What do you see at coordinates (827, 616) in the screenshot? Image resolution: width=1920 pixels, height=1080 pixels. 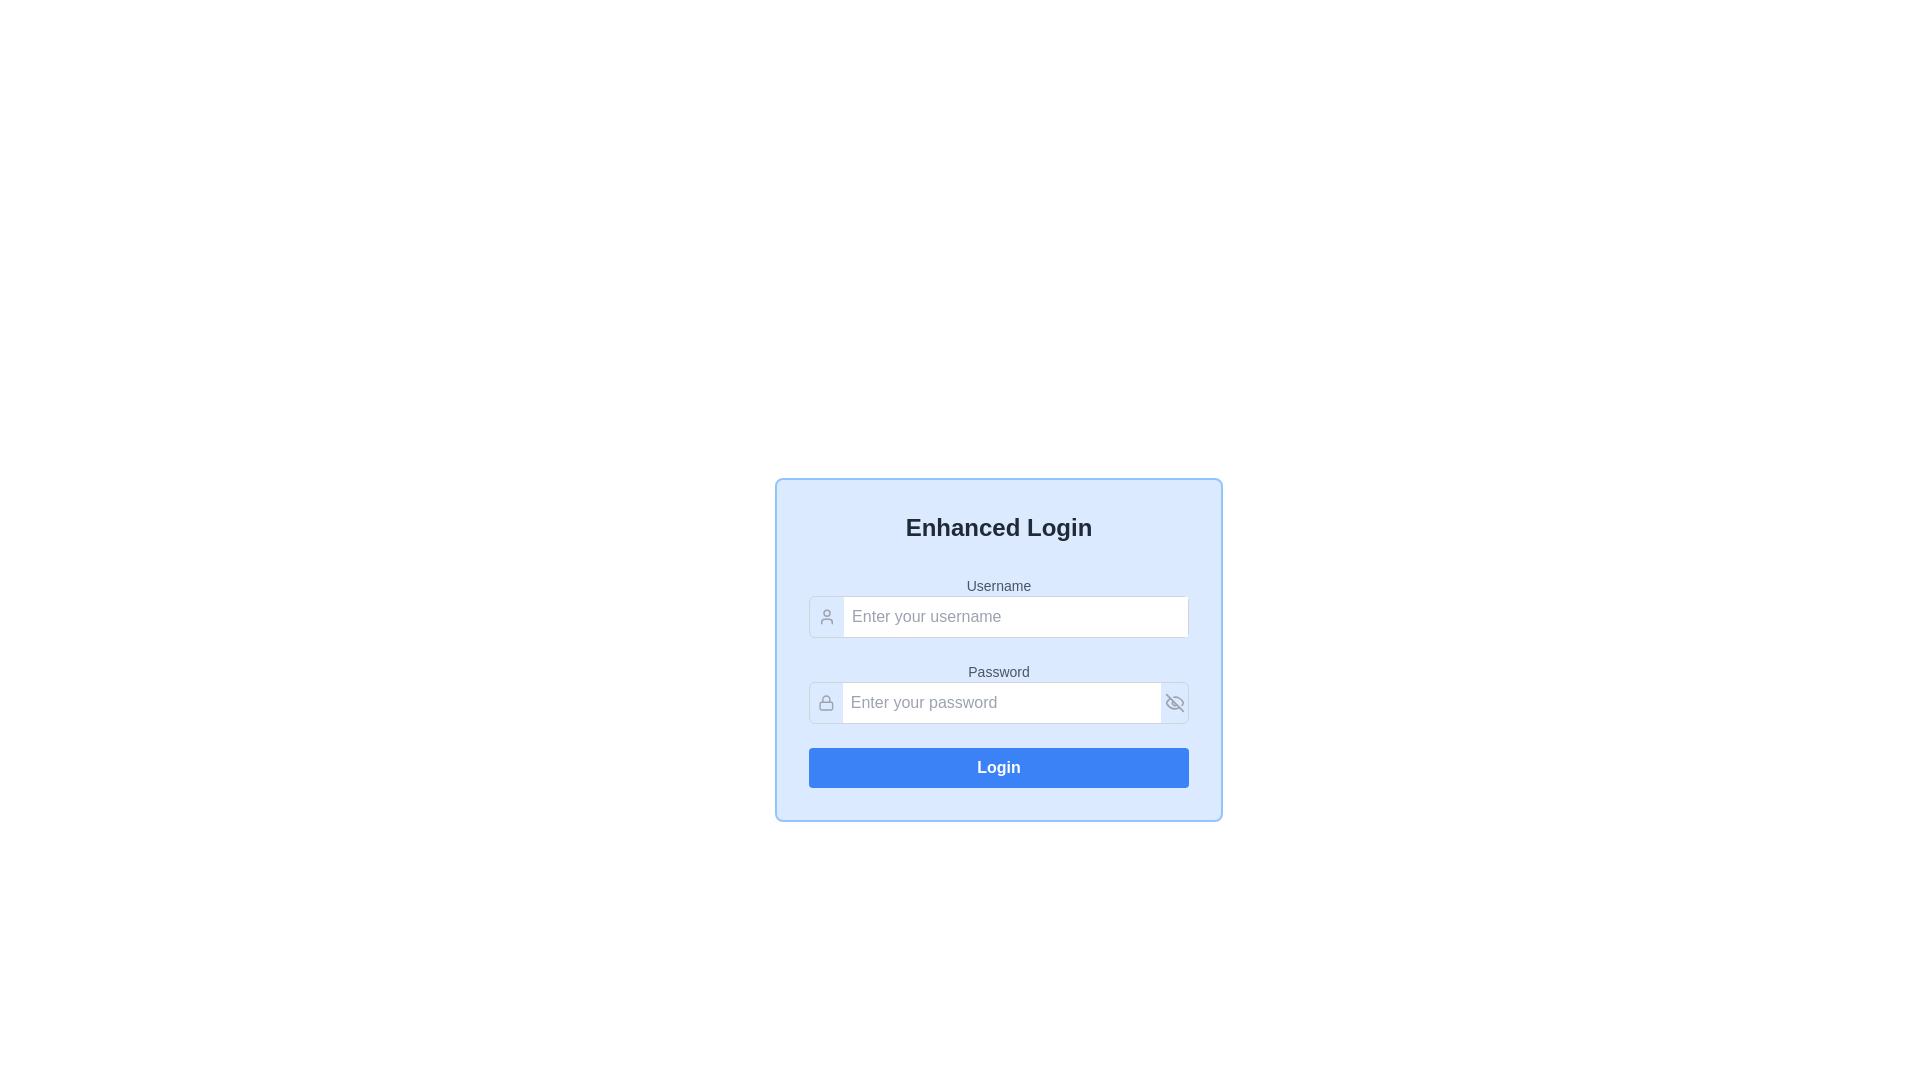 I see `the minimalistic gray user icon with a thin stroke outline, located to the left of the username input field` at bounding box center [827, 616].